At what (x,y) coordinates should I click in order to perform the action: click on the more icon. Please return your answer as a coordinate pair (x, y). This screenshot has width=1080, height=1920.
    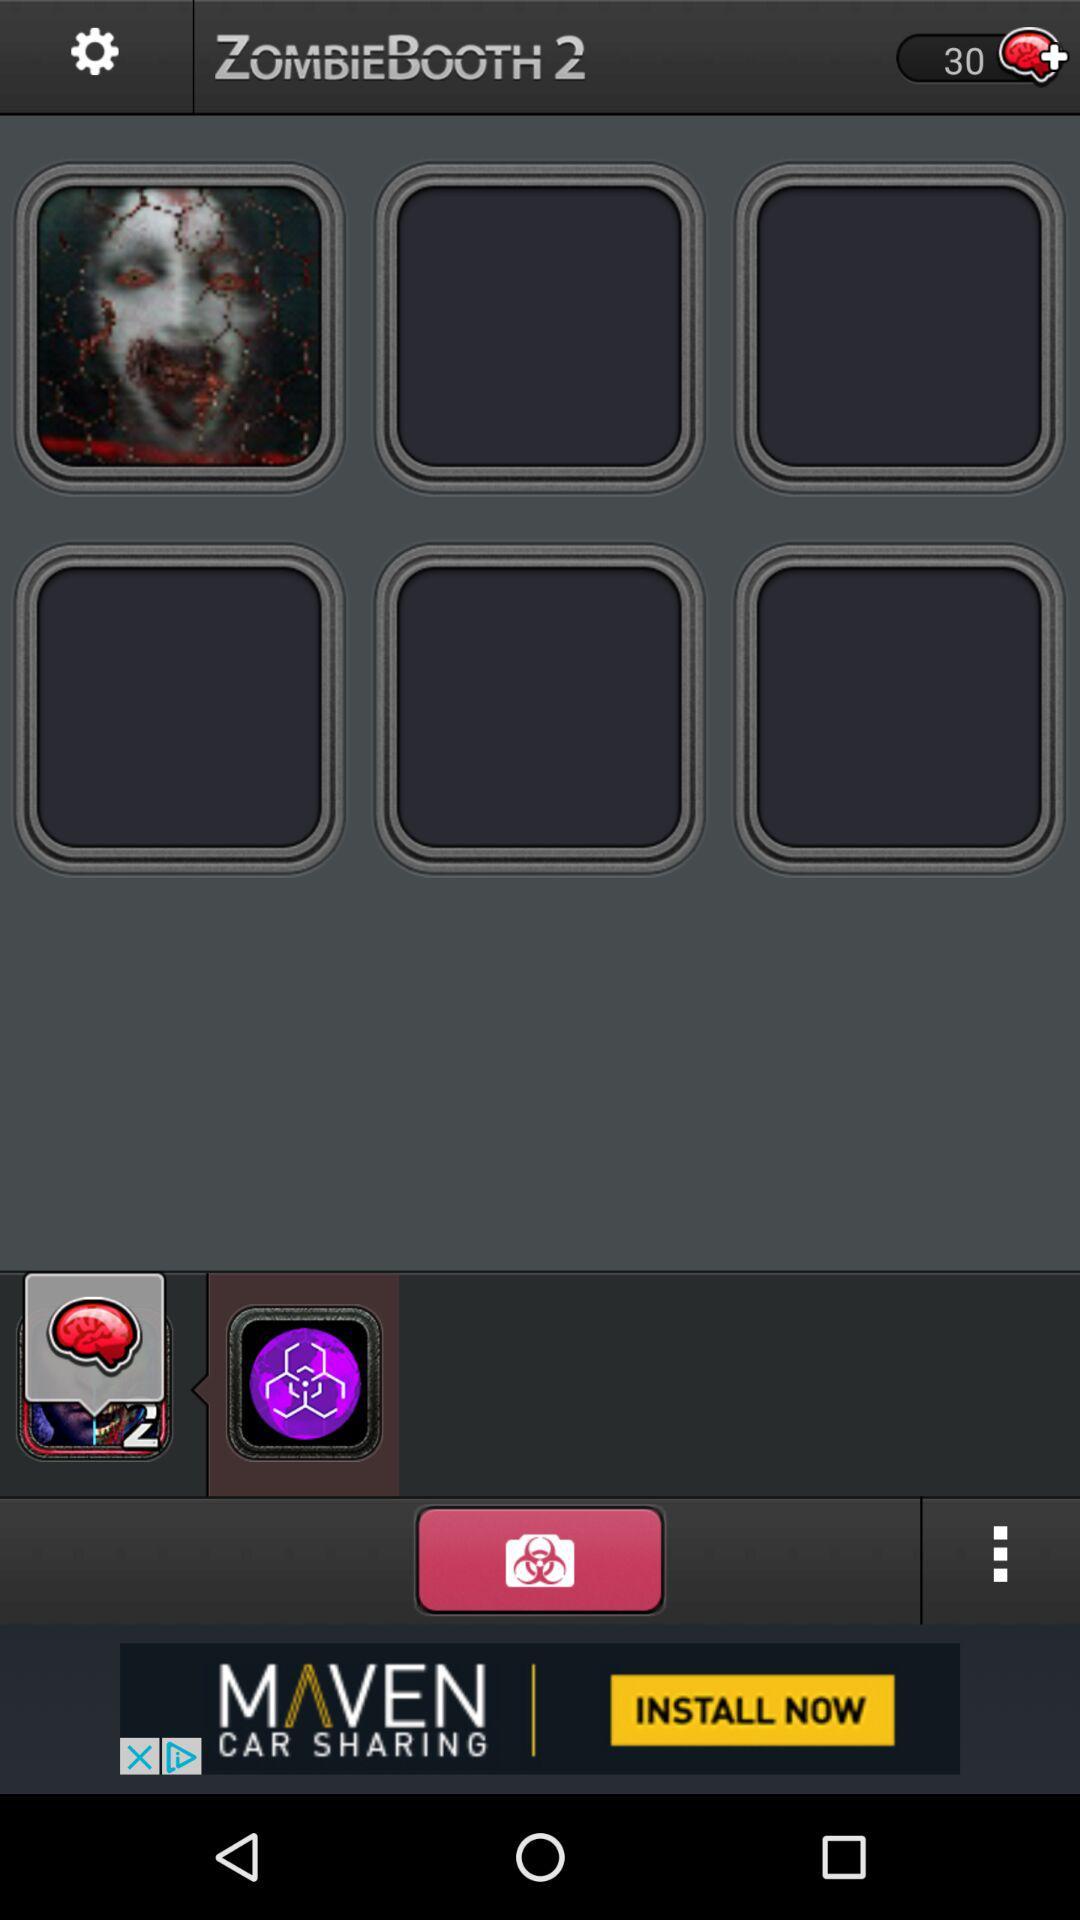
    Looking at the image, I should click on (1001, 1670).